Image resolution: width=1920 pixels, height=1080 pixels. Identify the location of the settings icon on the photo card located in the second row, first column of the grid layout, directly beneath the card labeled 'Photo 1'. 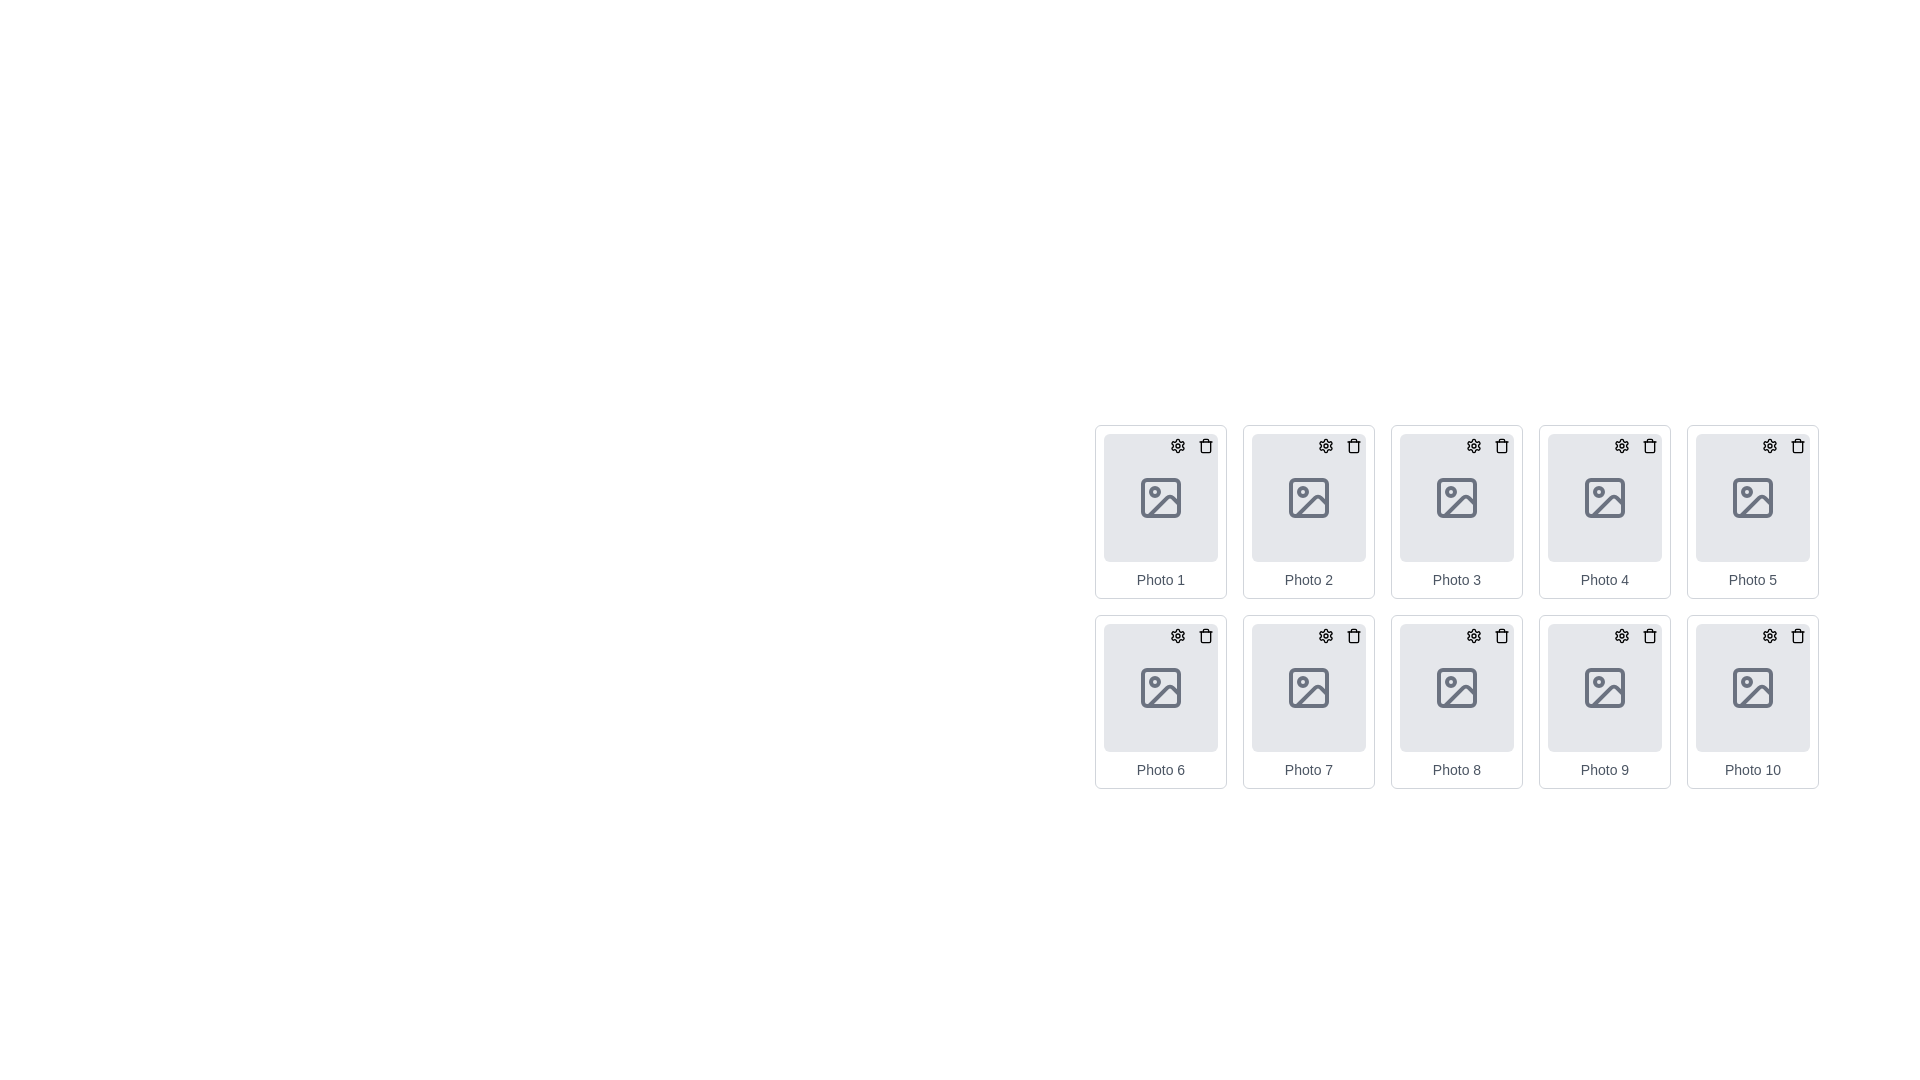
(1161, 701).